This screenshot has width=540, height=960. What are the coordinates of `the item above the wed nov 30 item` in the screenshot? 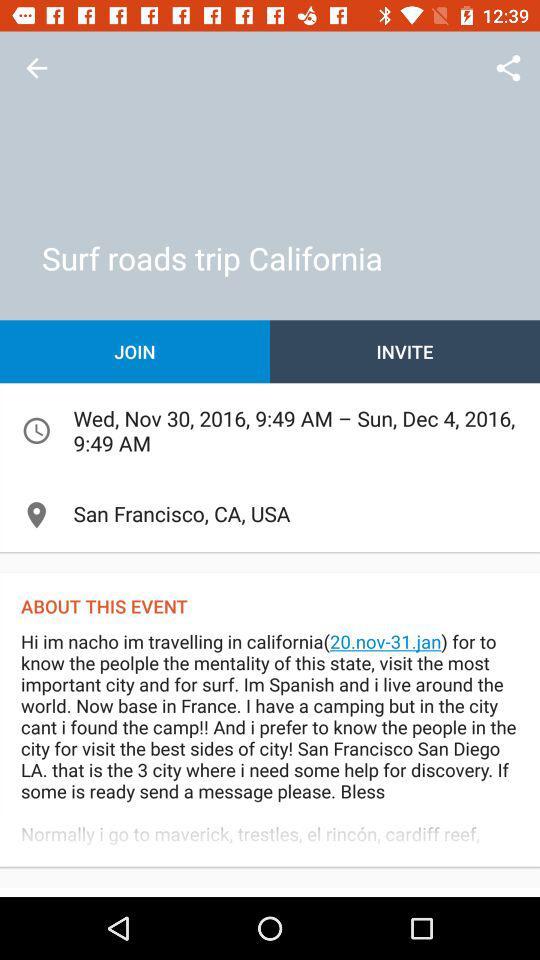 It's located at (405, 351).